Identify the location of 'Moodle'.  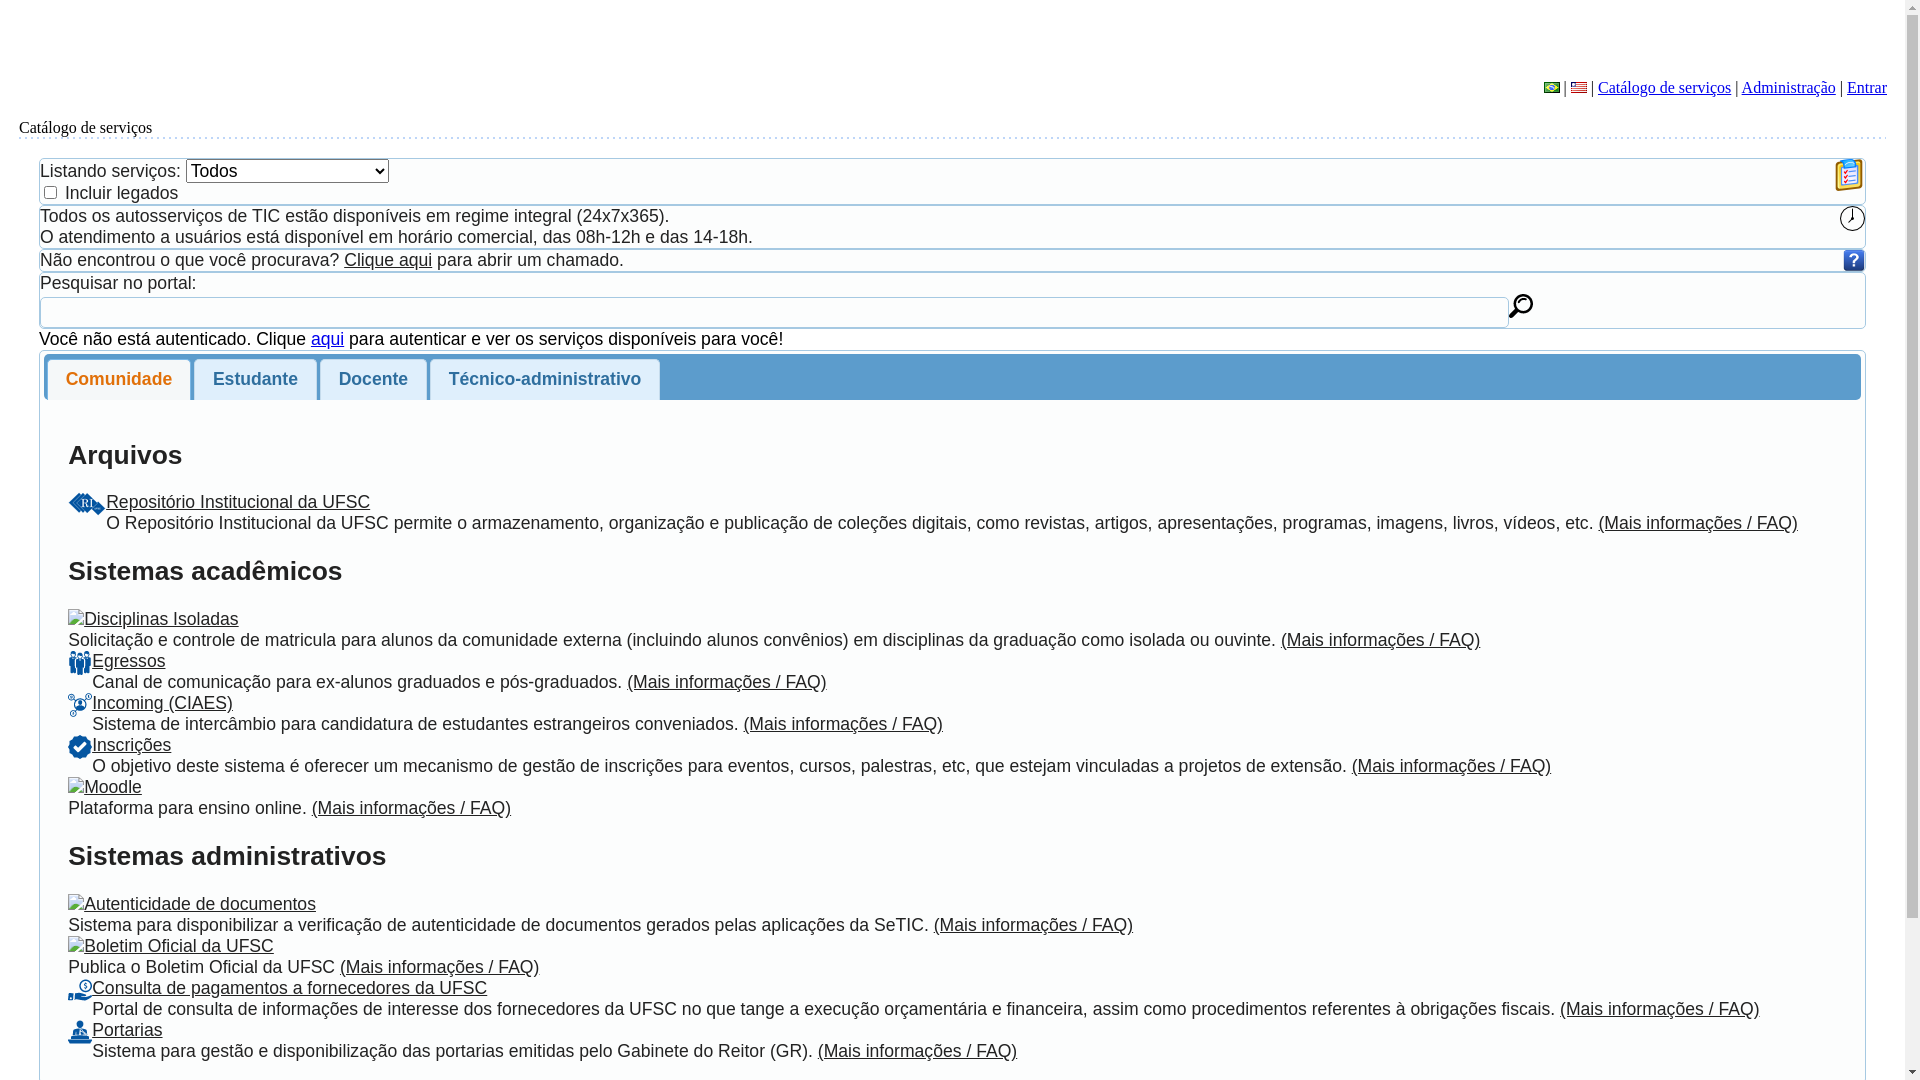
(112, 785).